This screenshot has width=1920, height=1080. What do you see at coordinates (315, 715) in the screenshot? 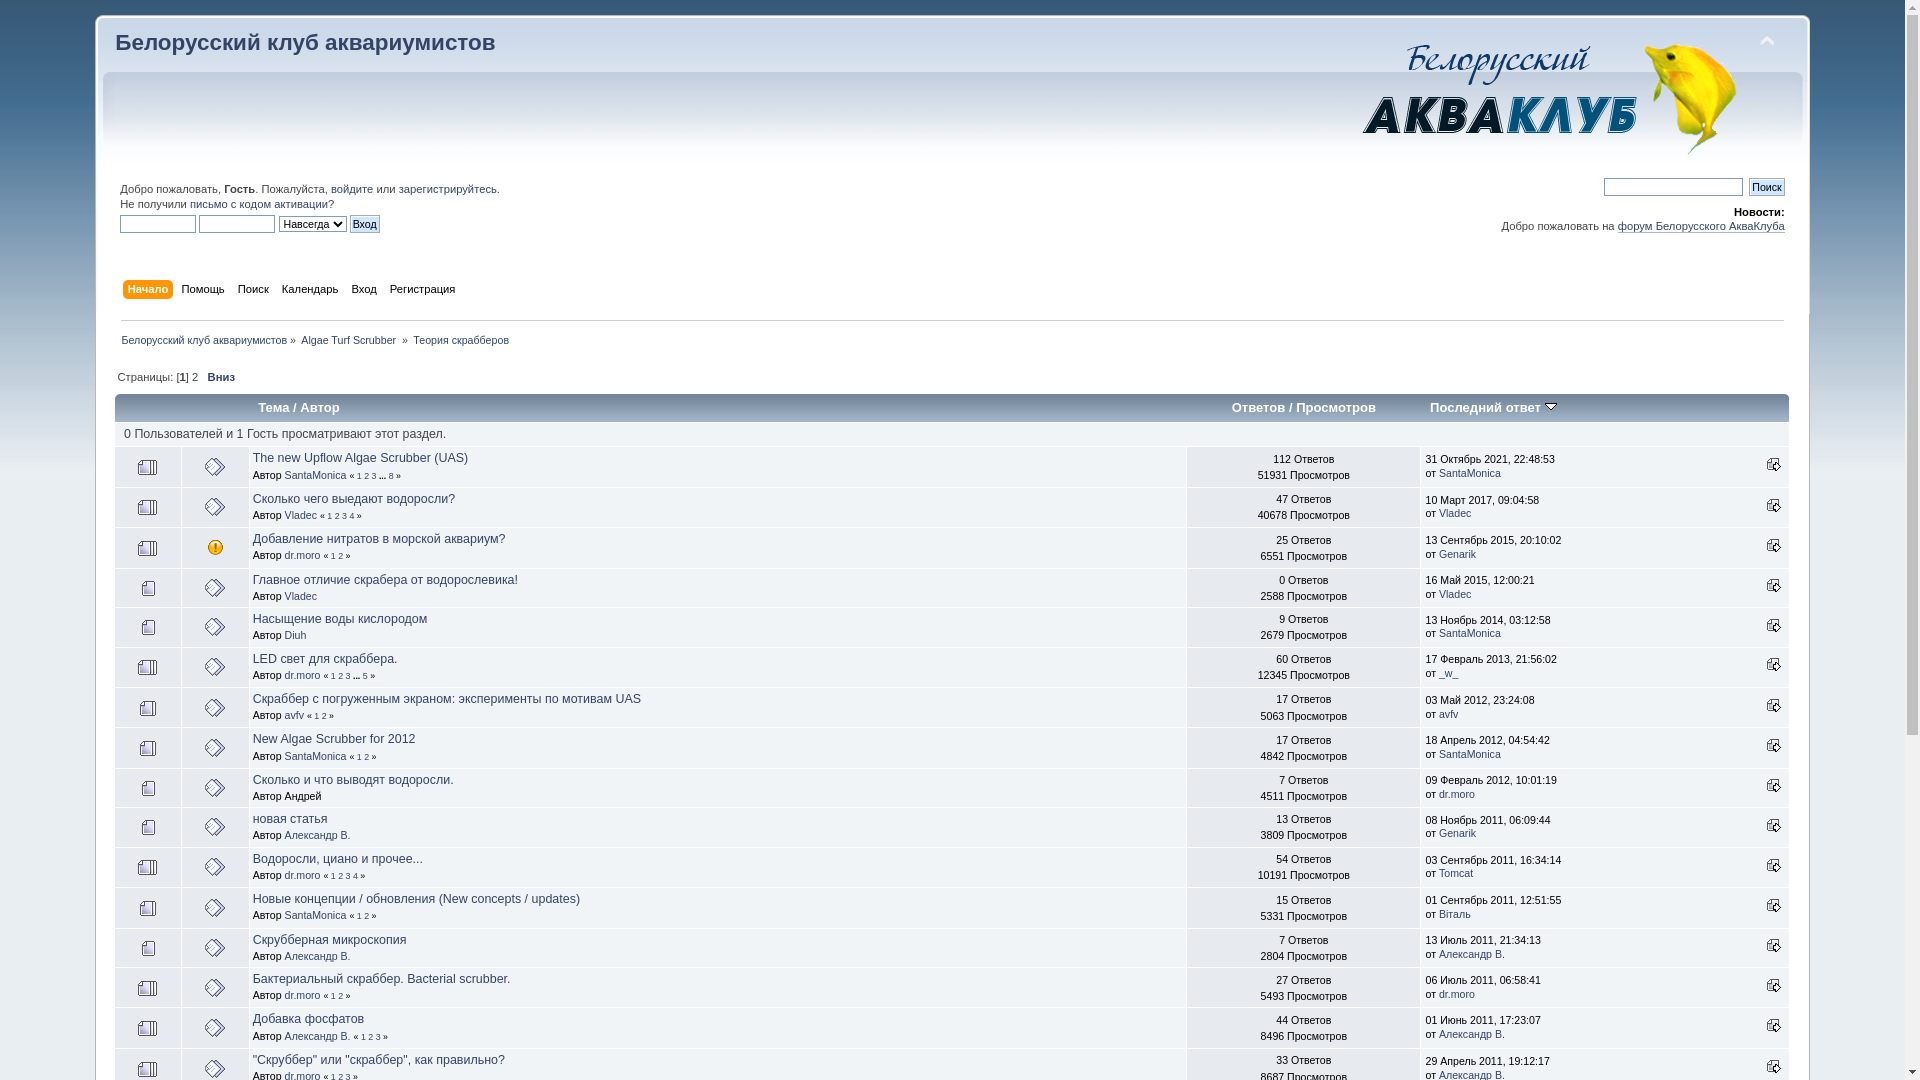
I see `'1'` at bounding box center [315, 715].